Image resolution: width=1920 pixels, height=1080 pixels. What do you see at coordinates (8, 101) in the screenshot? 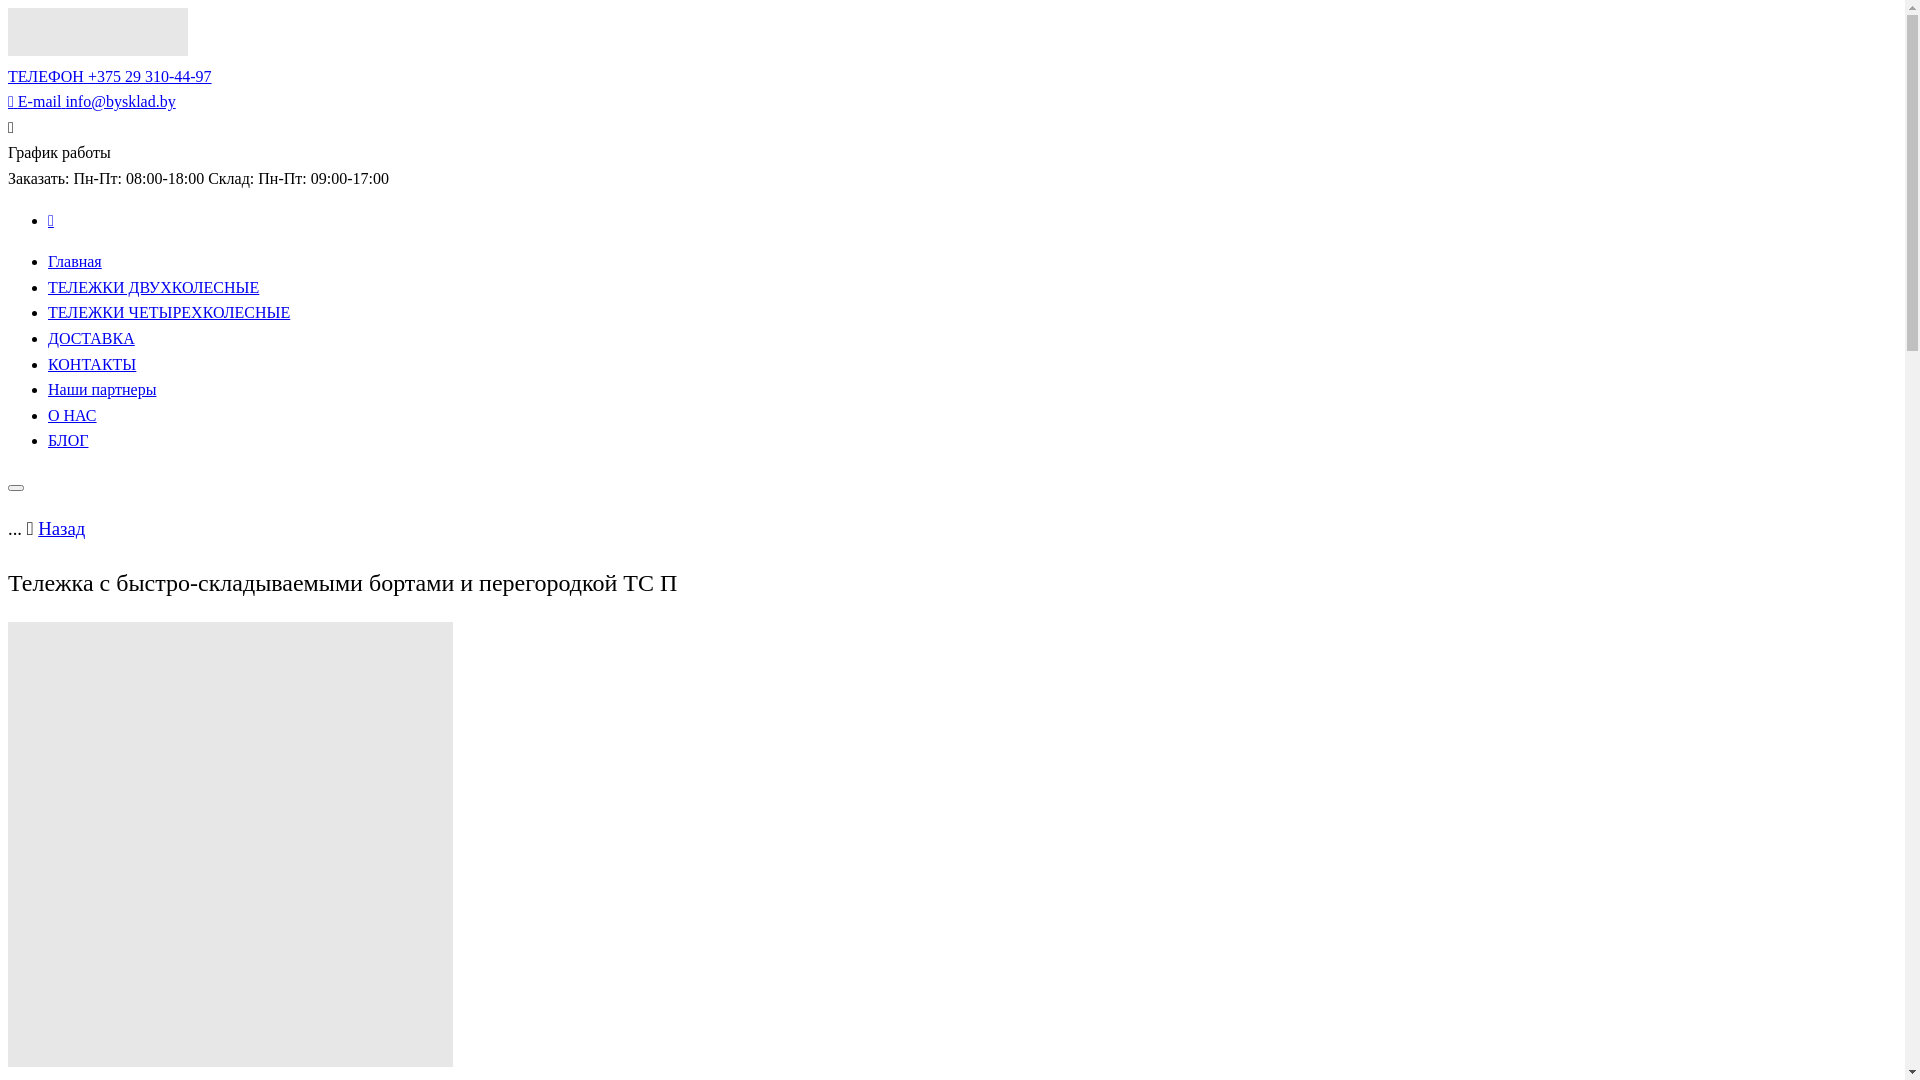
I see `'E-mail info@bysklad.by'` at bounding box center [8, 101].